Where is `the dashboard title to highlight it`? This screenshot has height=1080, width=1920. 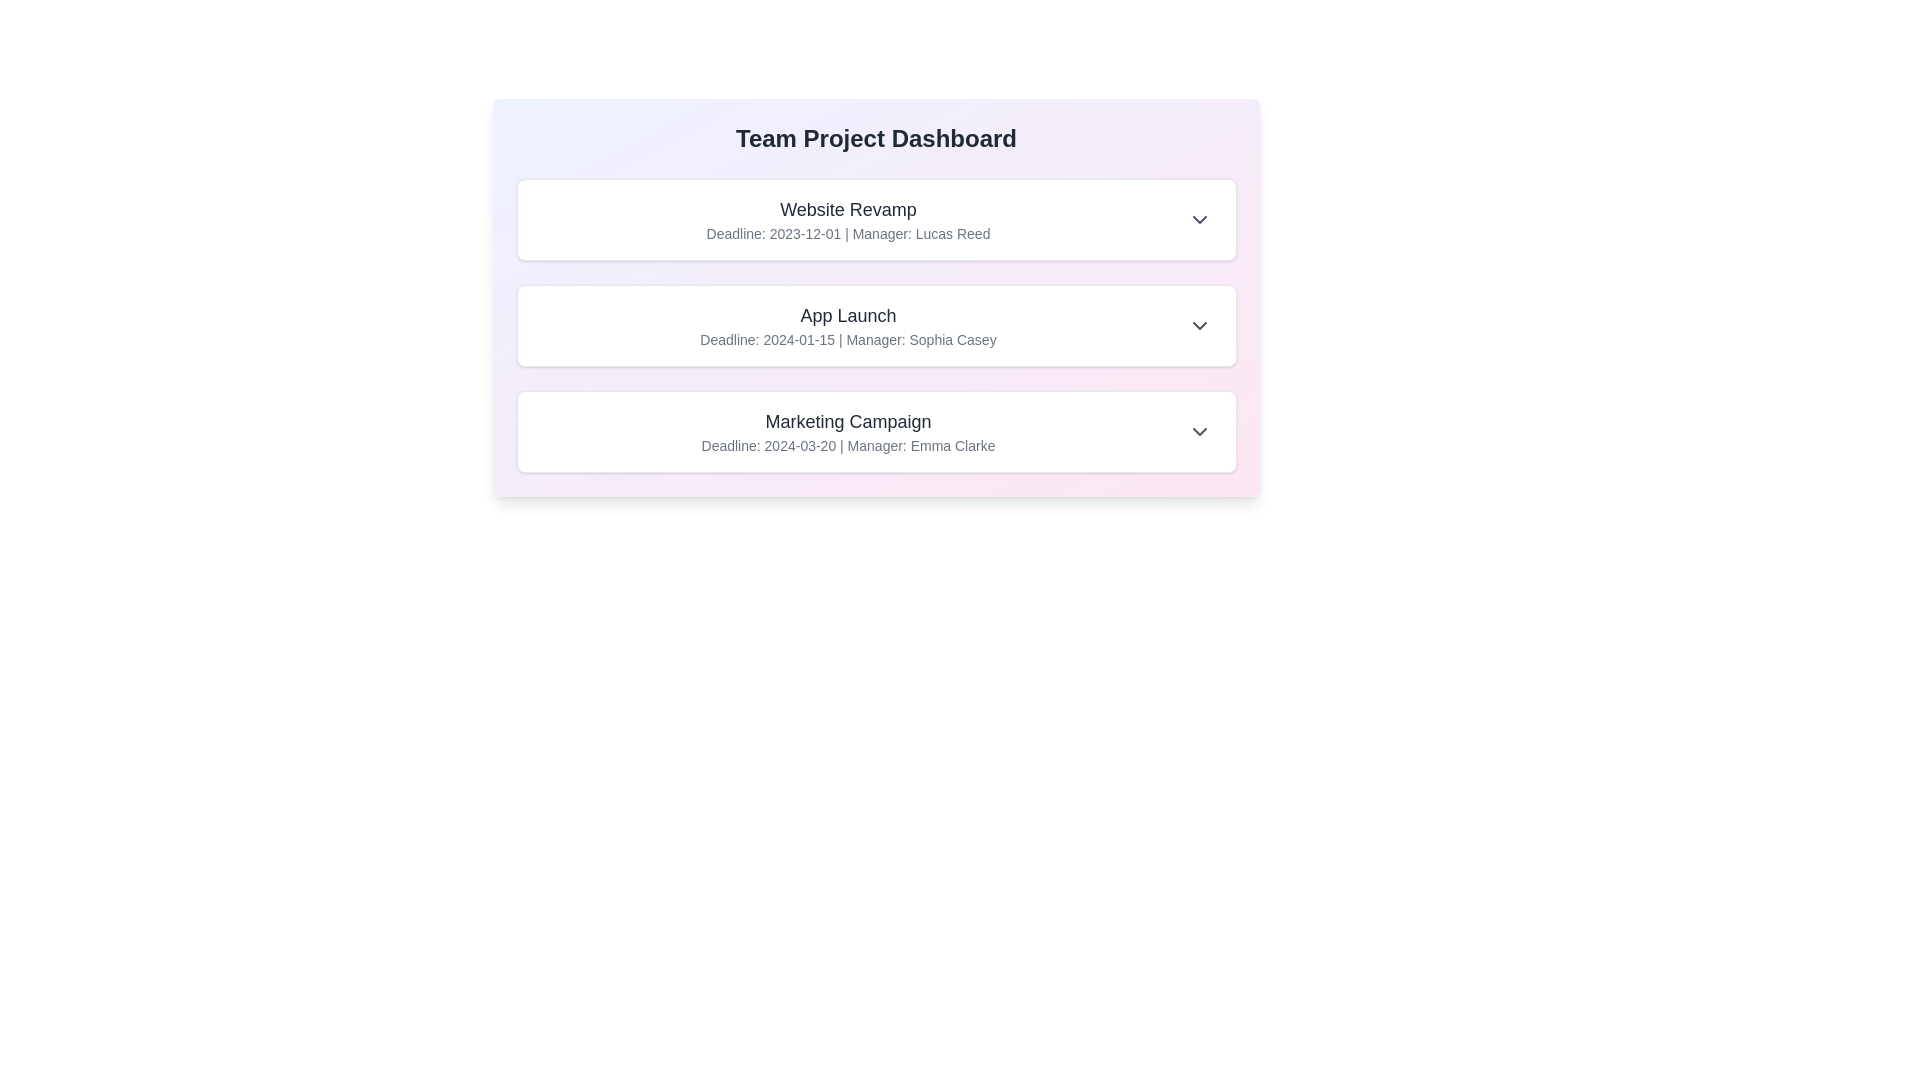
the dashboard title to highlight it is located at coordinates (876, 137).